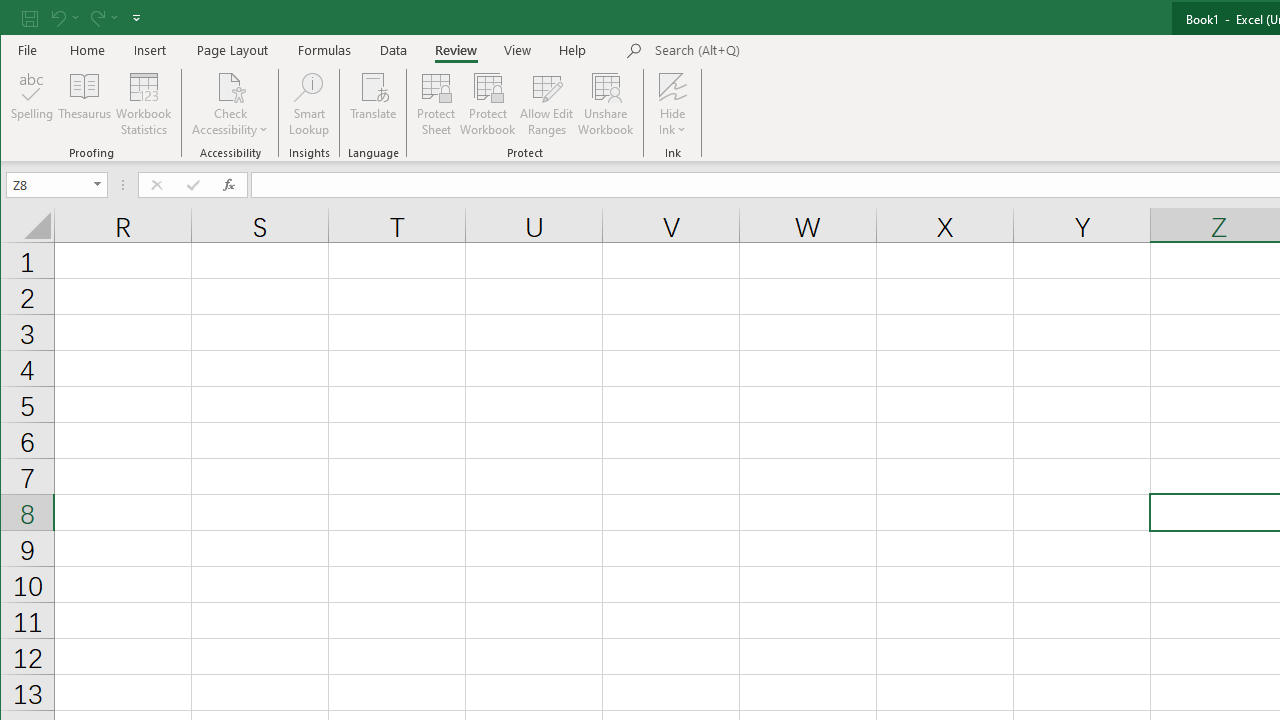 Image resolution: width=1280 pixels, height=720 pixels. Describe the element at coordinates (308, 104) in the screenshot. I see `'Smart Lookup'` at that location.